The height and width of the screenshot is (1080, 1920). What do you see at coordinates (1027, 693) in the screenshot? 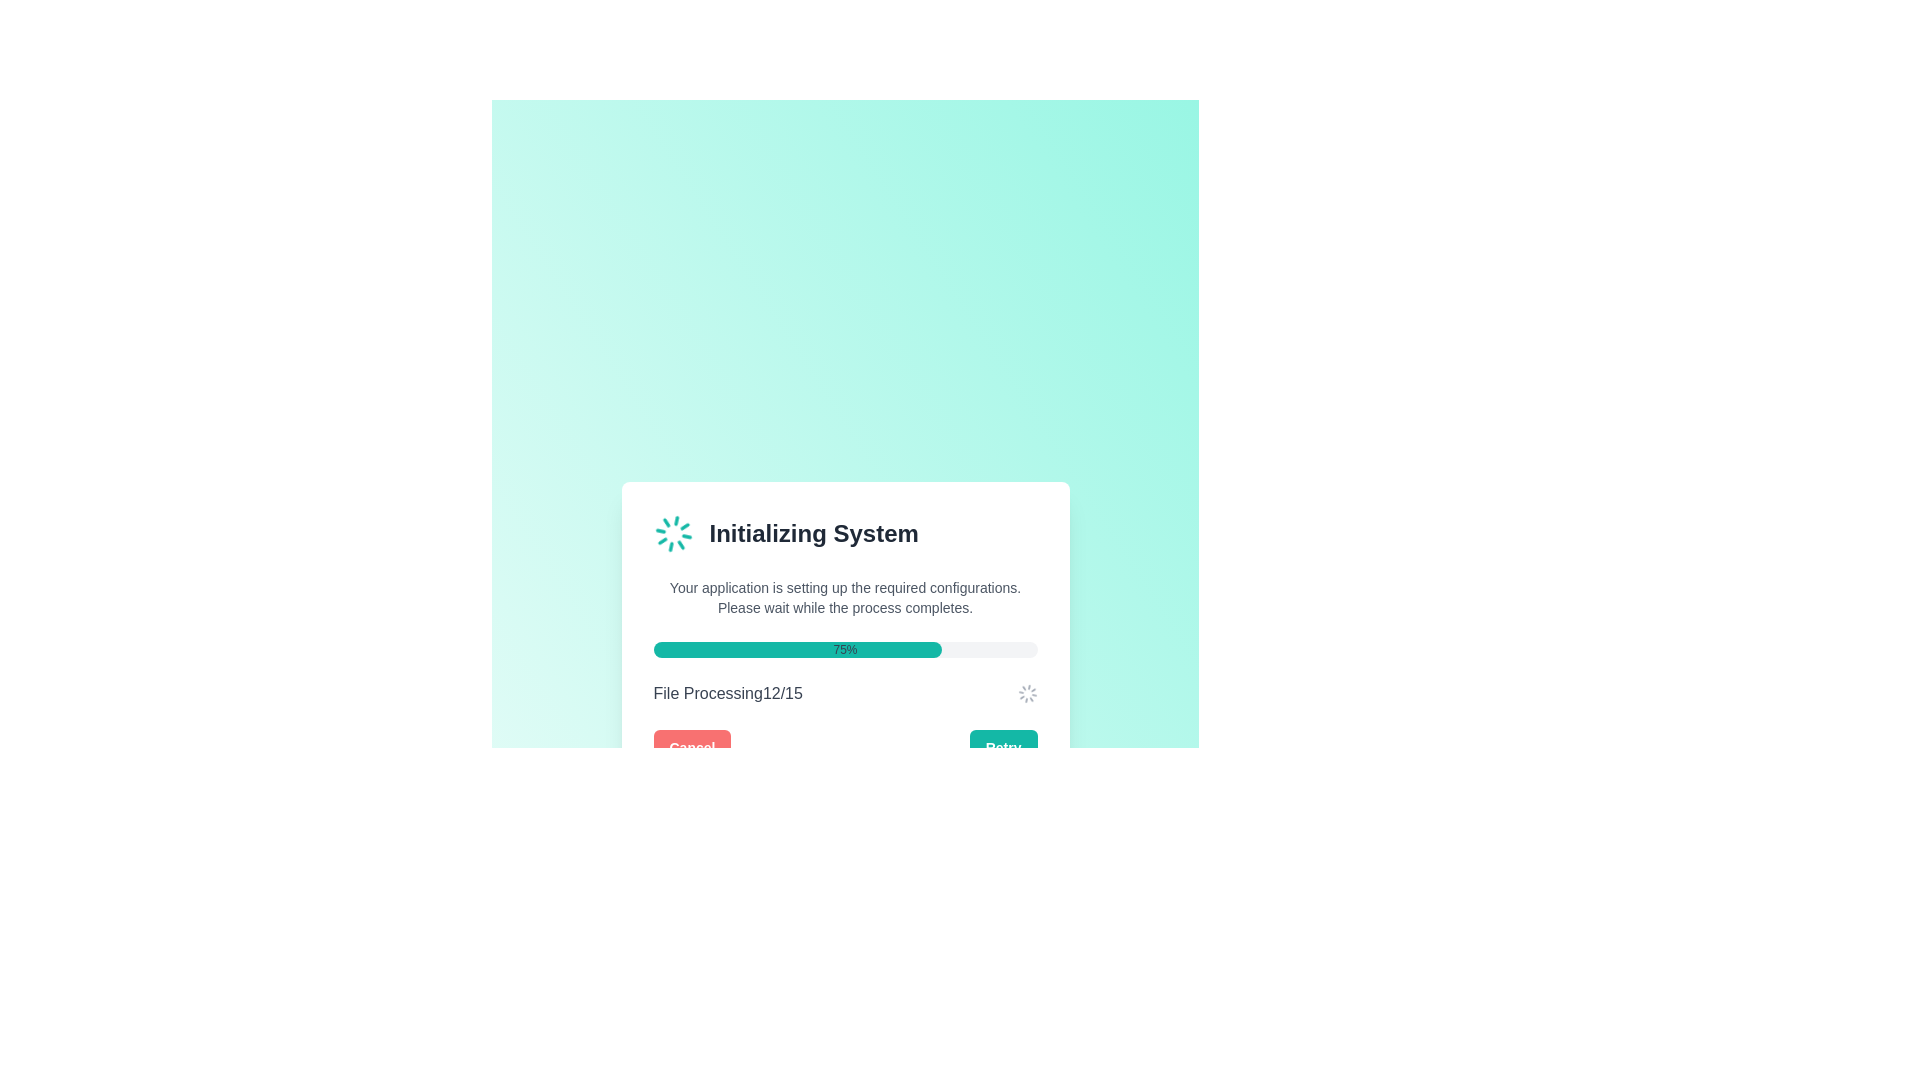
I see `the loader or spinner indicator located at the far right end of the 'File Processing12/15' section, adjacent to the progress text` at bounding box center [1027, 693].